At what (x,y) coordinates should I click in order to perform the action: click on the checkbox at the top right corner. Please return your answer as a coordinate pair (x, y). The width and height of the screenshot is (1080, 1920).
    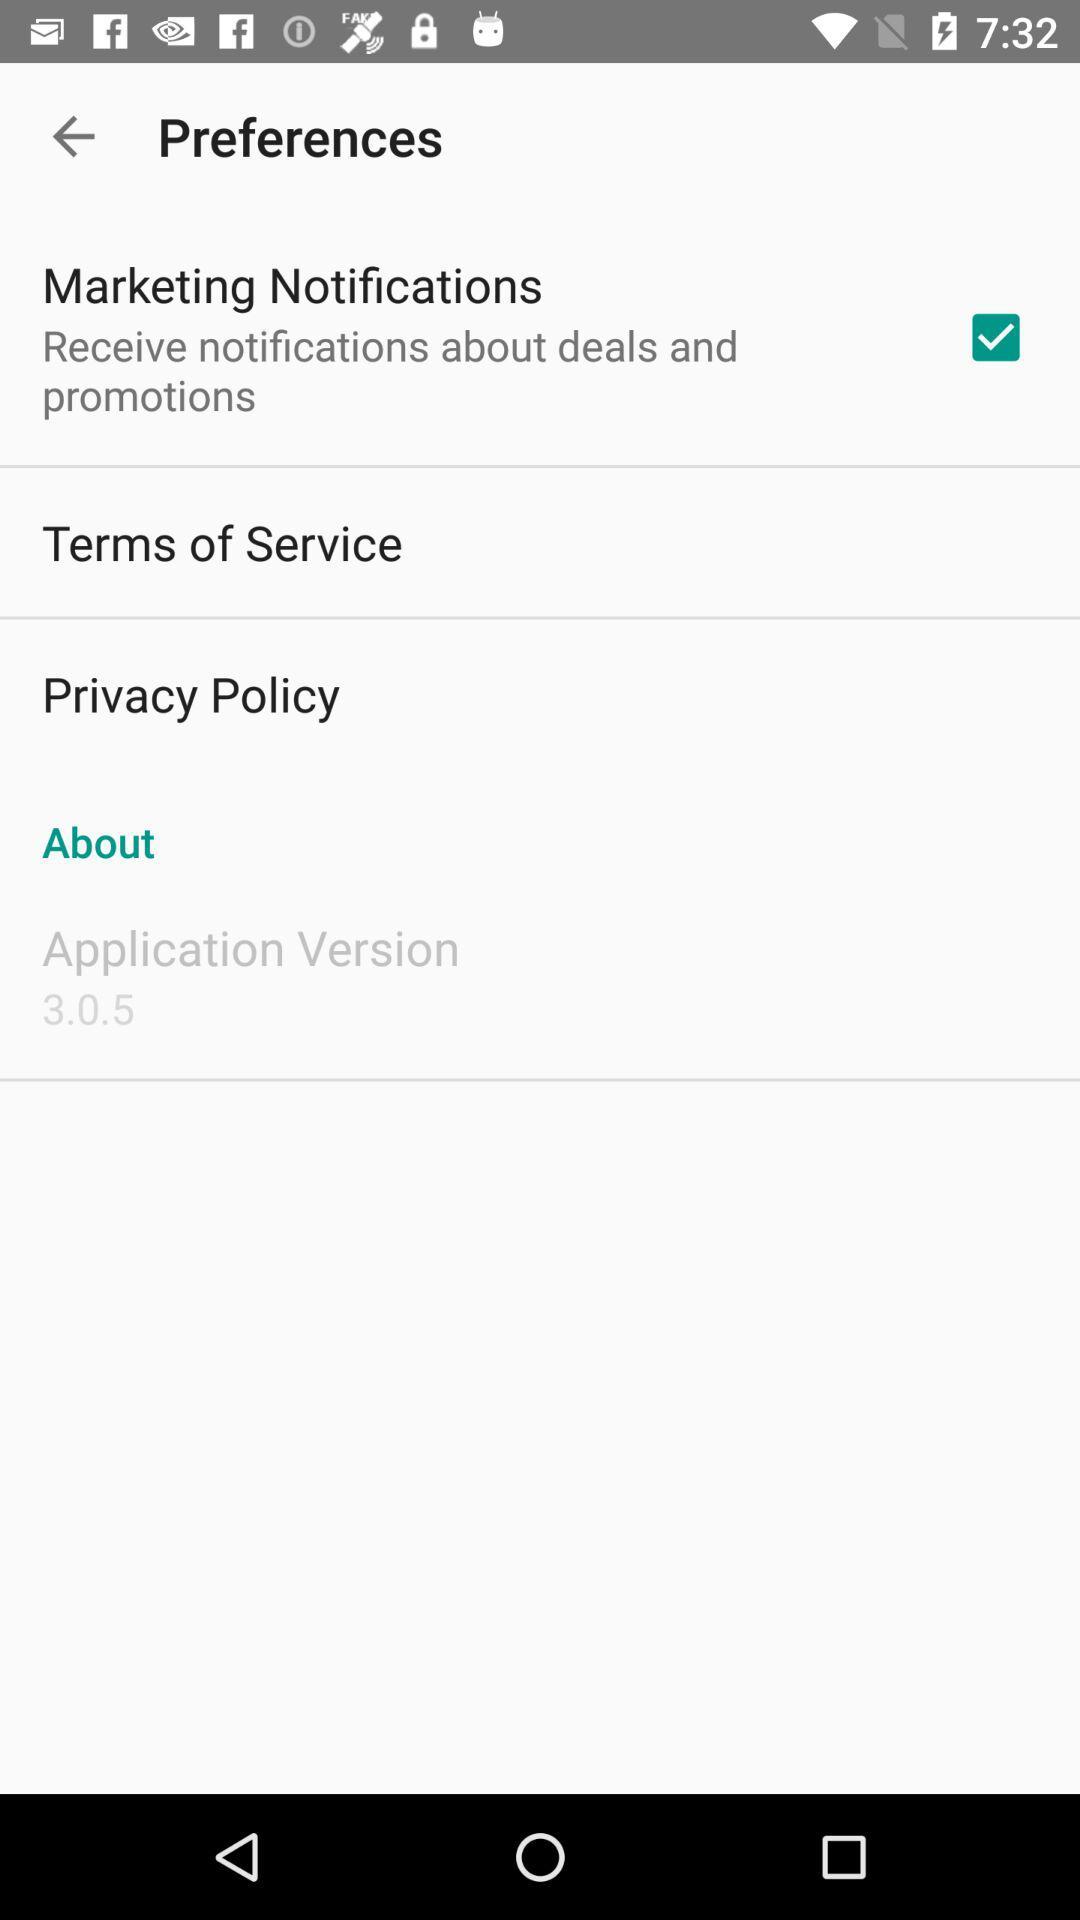
    Looking at the image, I should click on (995, 337).